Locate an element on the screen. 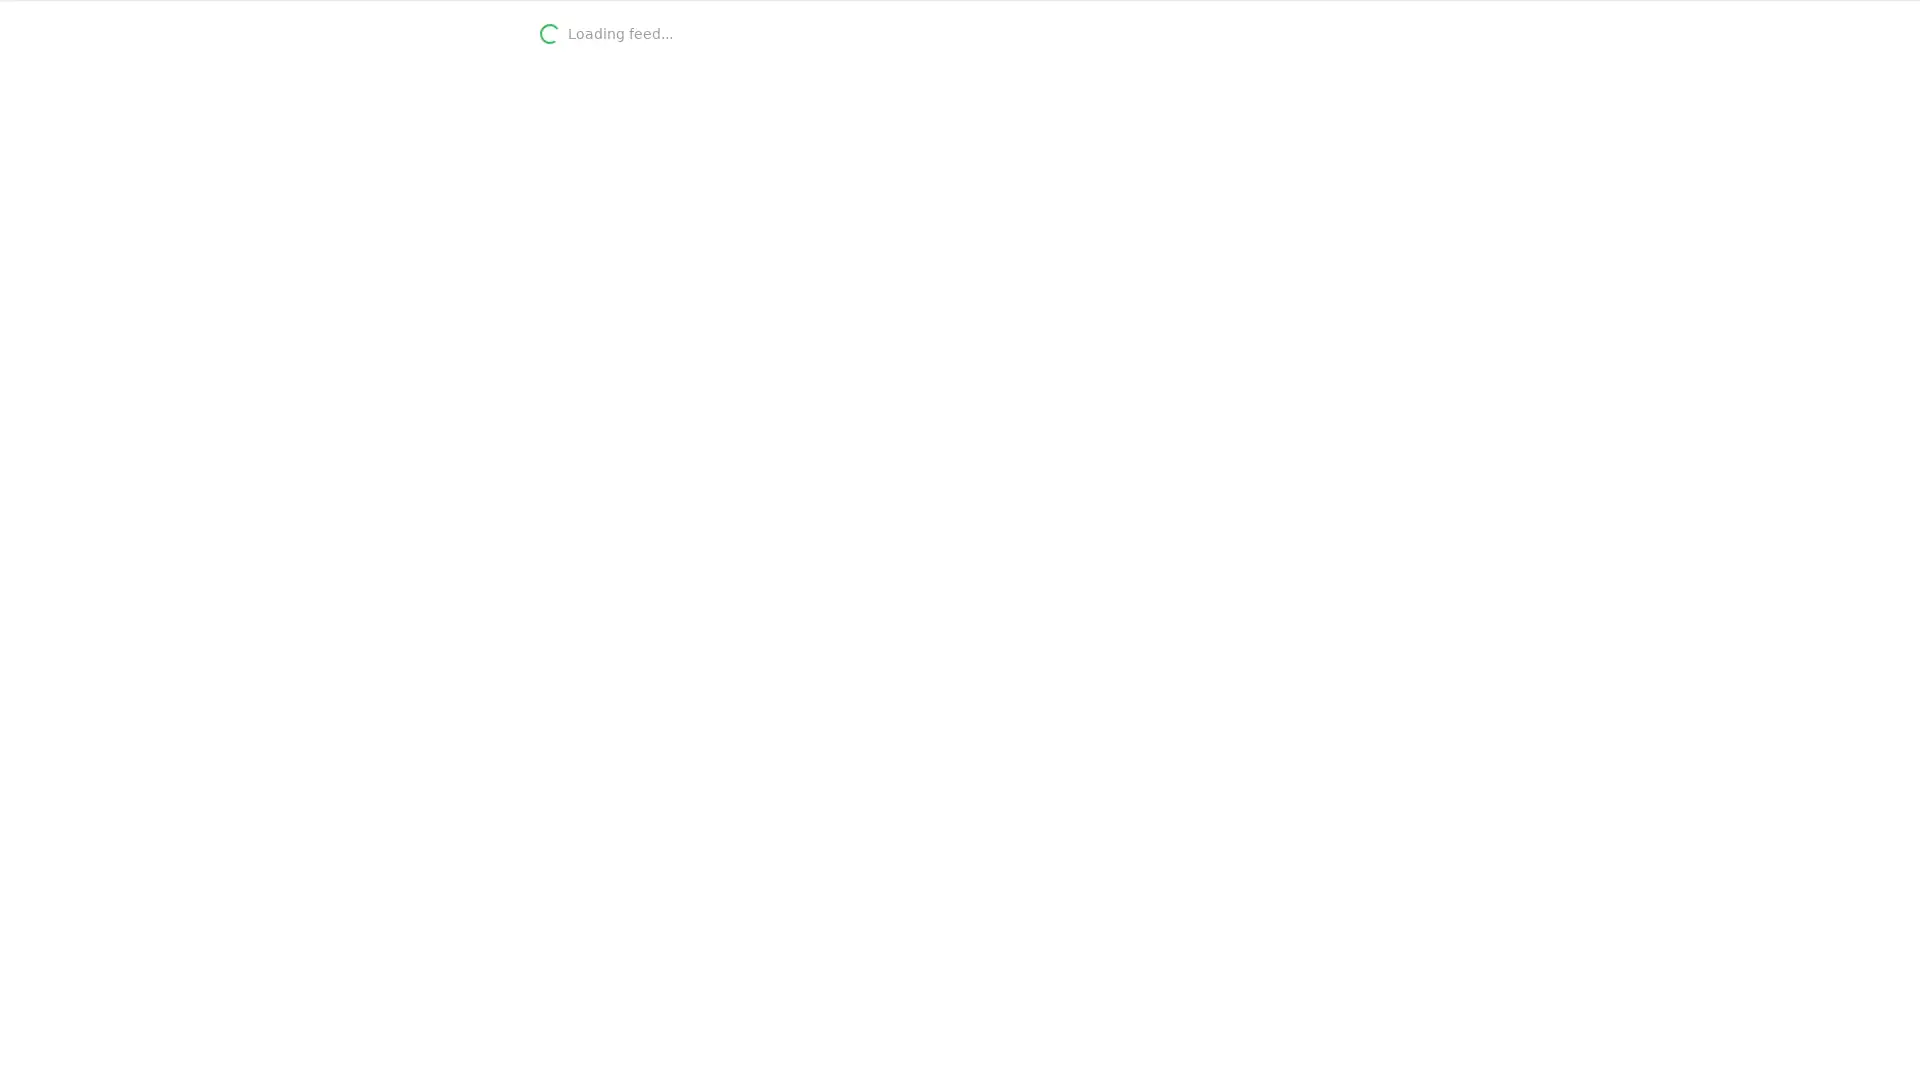  Add keyword is located at coordinates (810, 1015).